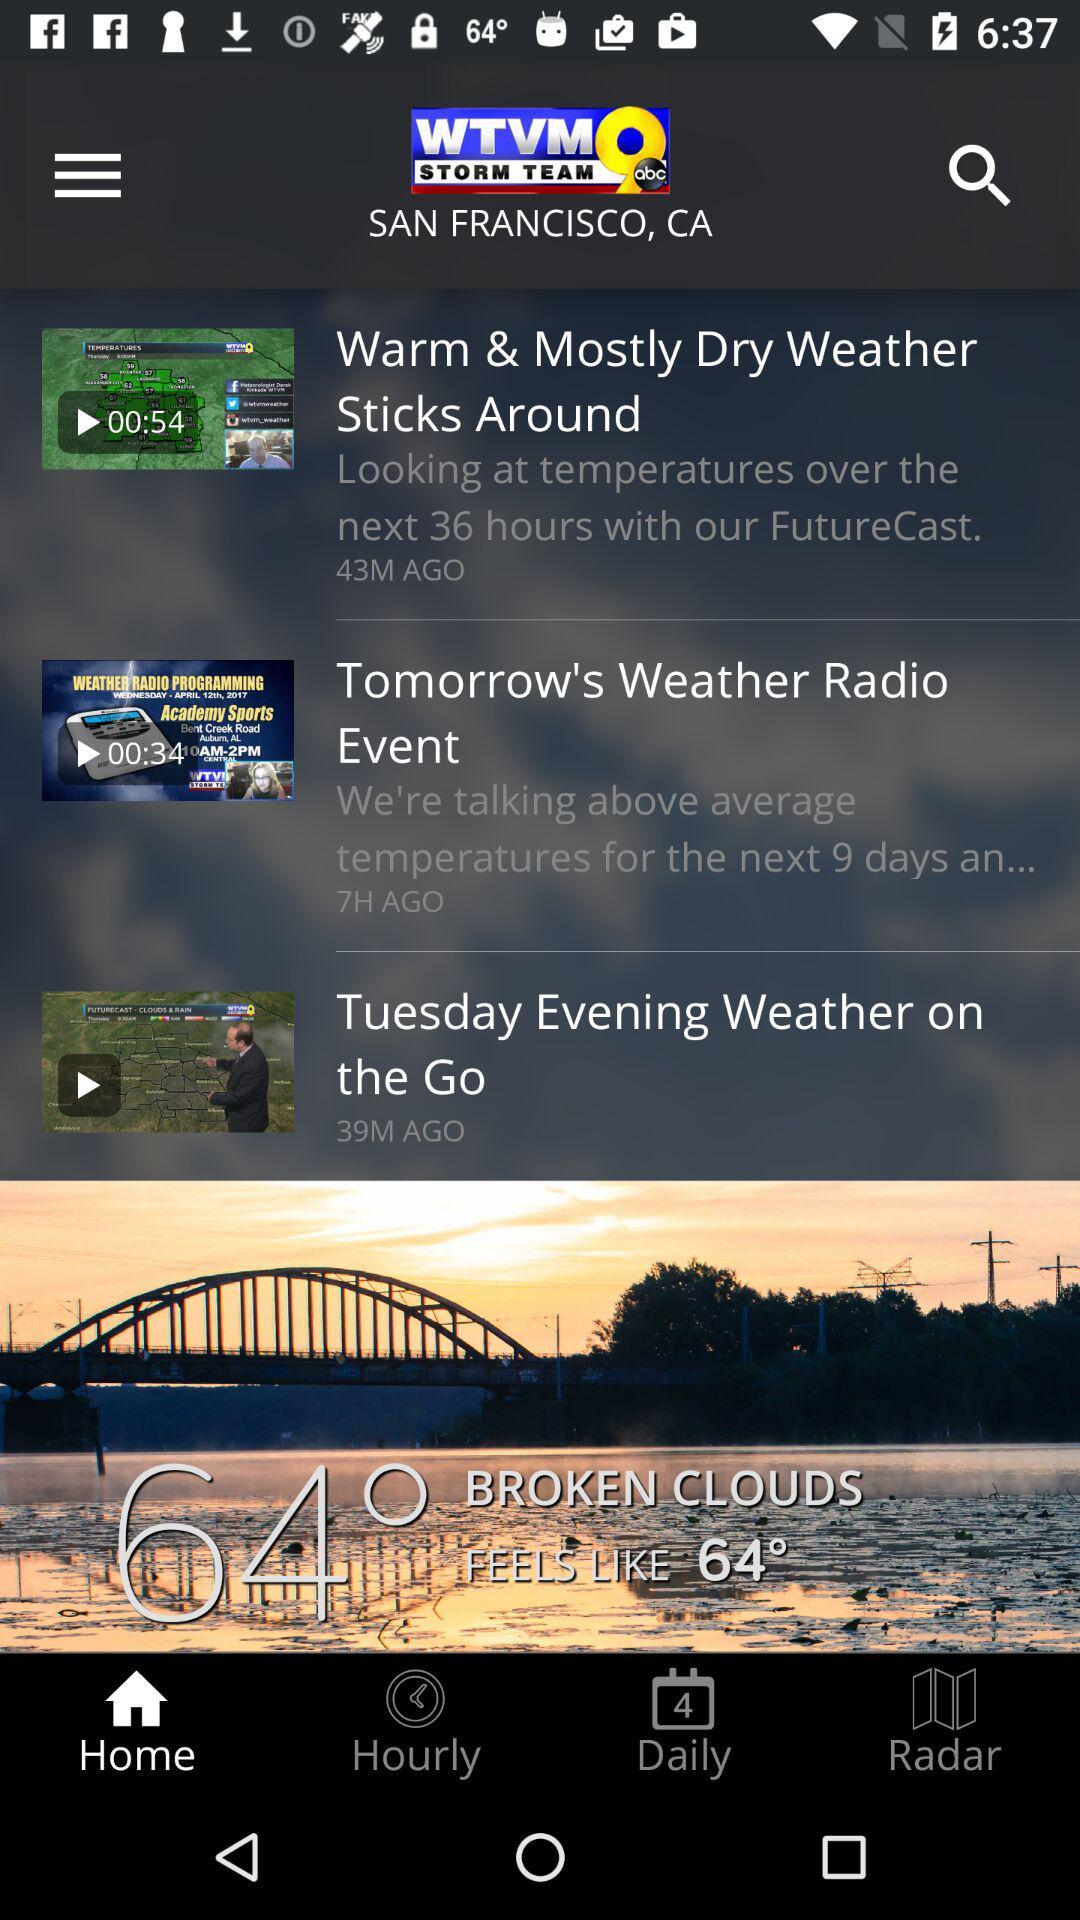 The height and width of the screenshot is (1920, 1080). I want to click on icon to the left of radar icon, so click(682, 1722).